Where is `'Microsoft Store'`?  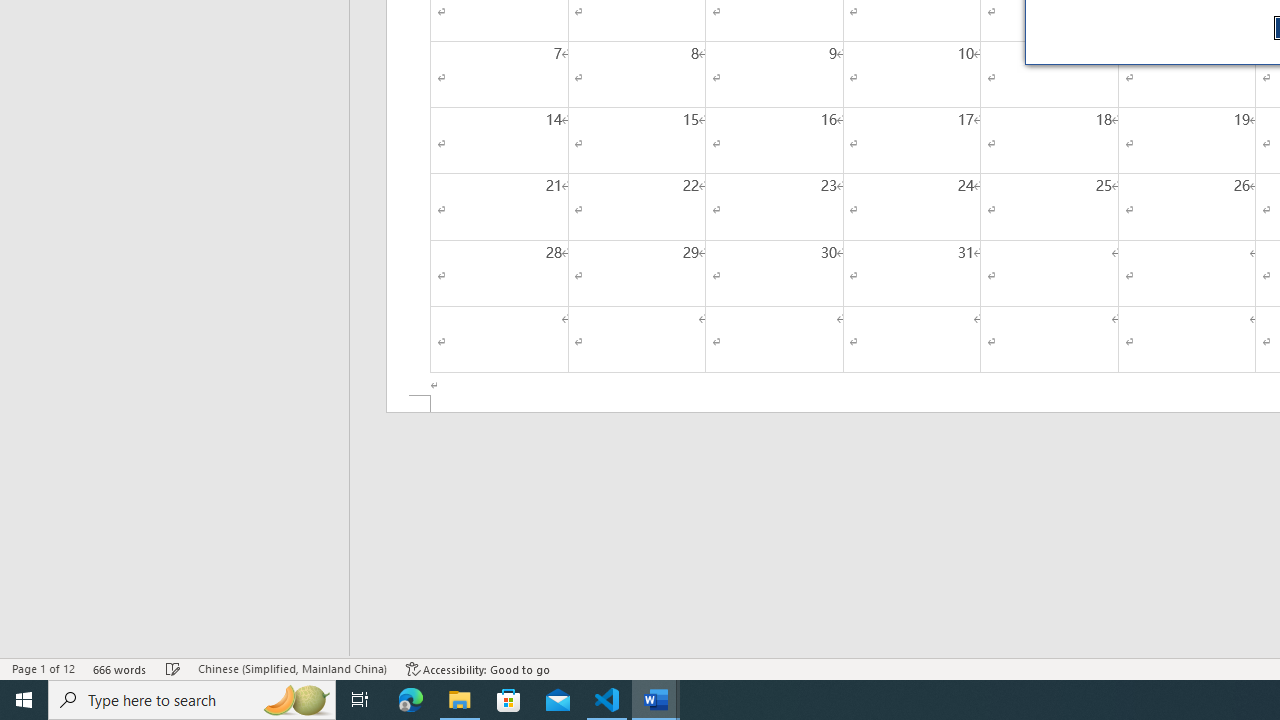
'Microsoft Store' is located at coordinates (509, 698).